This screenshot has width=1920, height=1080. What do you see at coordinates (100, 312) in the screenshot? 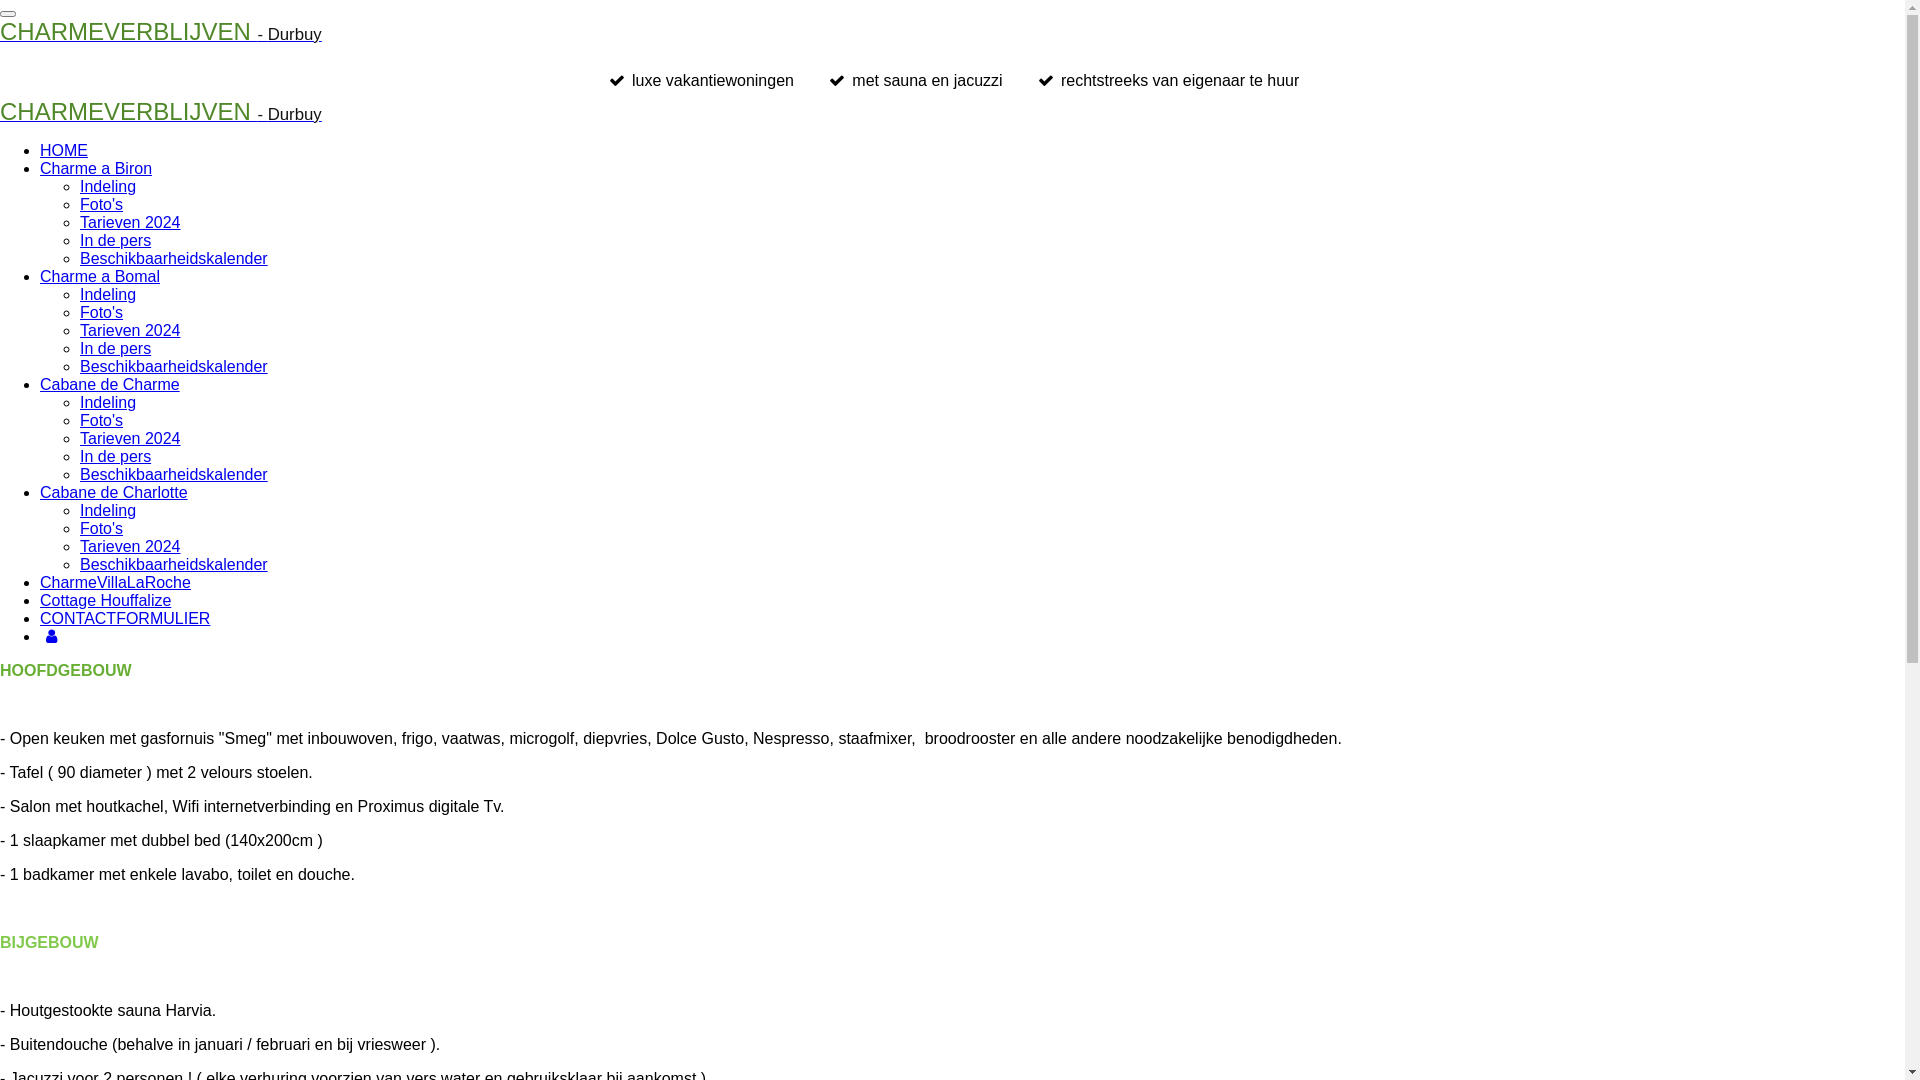
I see `'Foto's'` at bounding box center [100, 312].